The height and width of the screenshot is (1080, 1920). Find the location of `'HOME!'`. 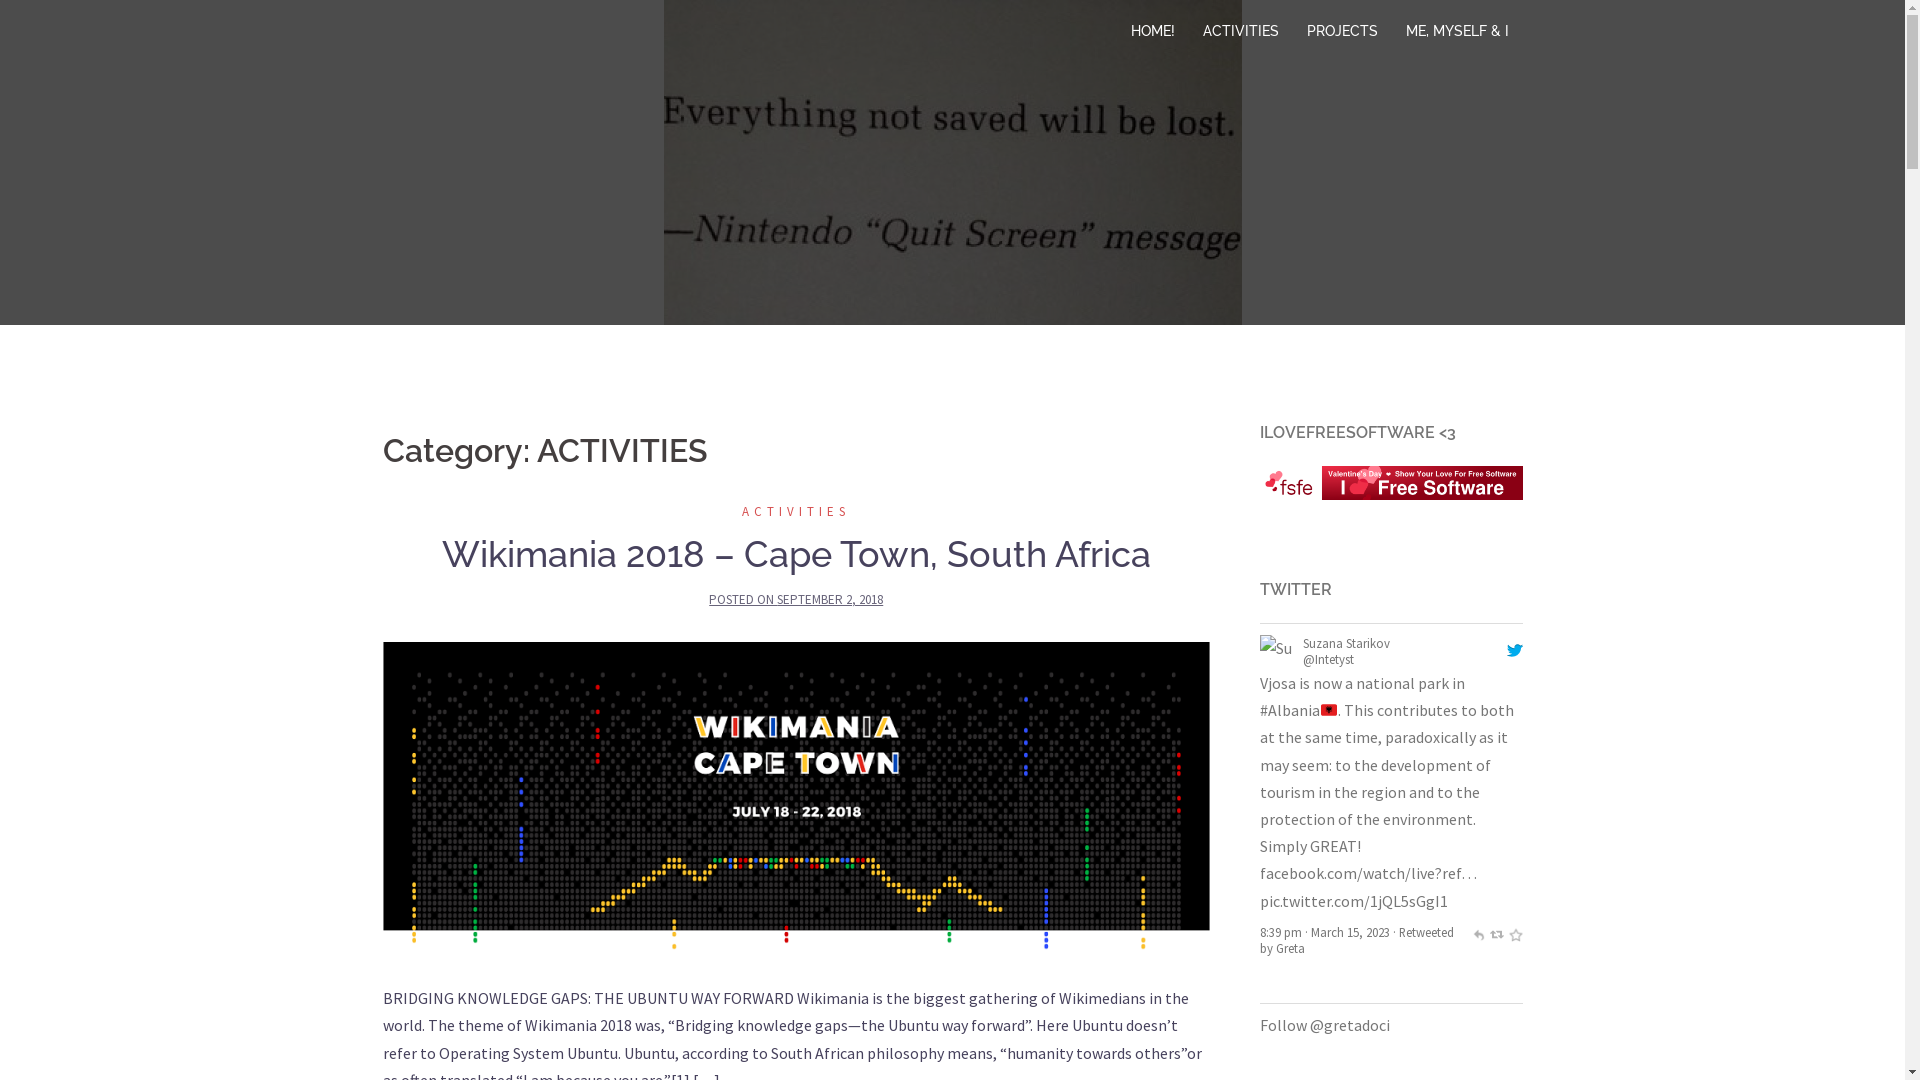

'HOME!' is located at coordinates (1152, 31).